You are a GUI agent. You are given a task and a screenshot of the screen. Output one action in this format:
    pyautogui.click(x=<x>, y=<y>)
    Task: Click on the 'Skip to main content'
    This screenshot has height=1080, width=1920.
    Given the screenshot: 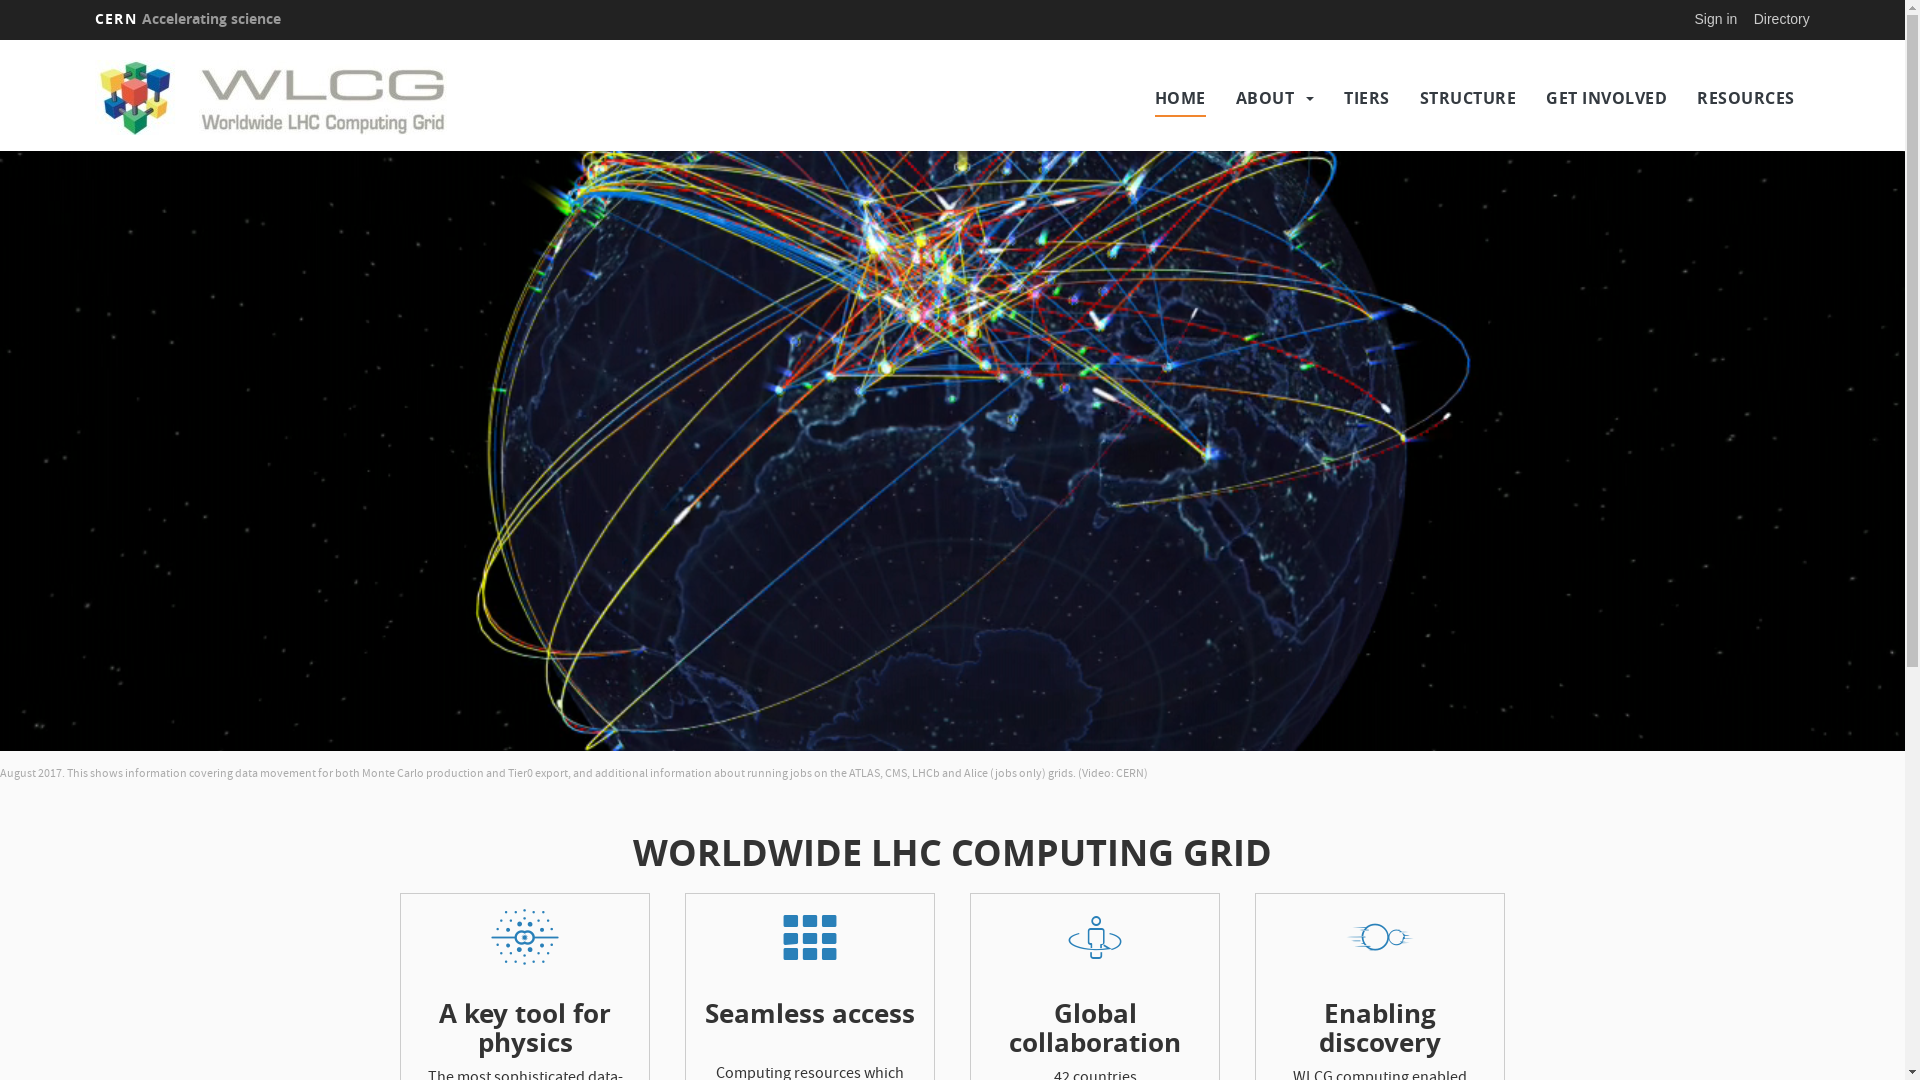 What is the action you would take?
    pyautogui.click(x=0, y=40)
    